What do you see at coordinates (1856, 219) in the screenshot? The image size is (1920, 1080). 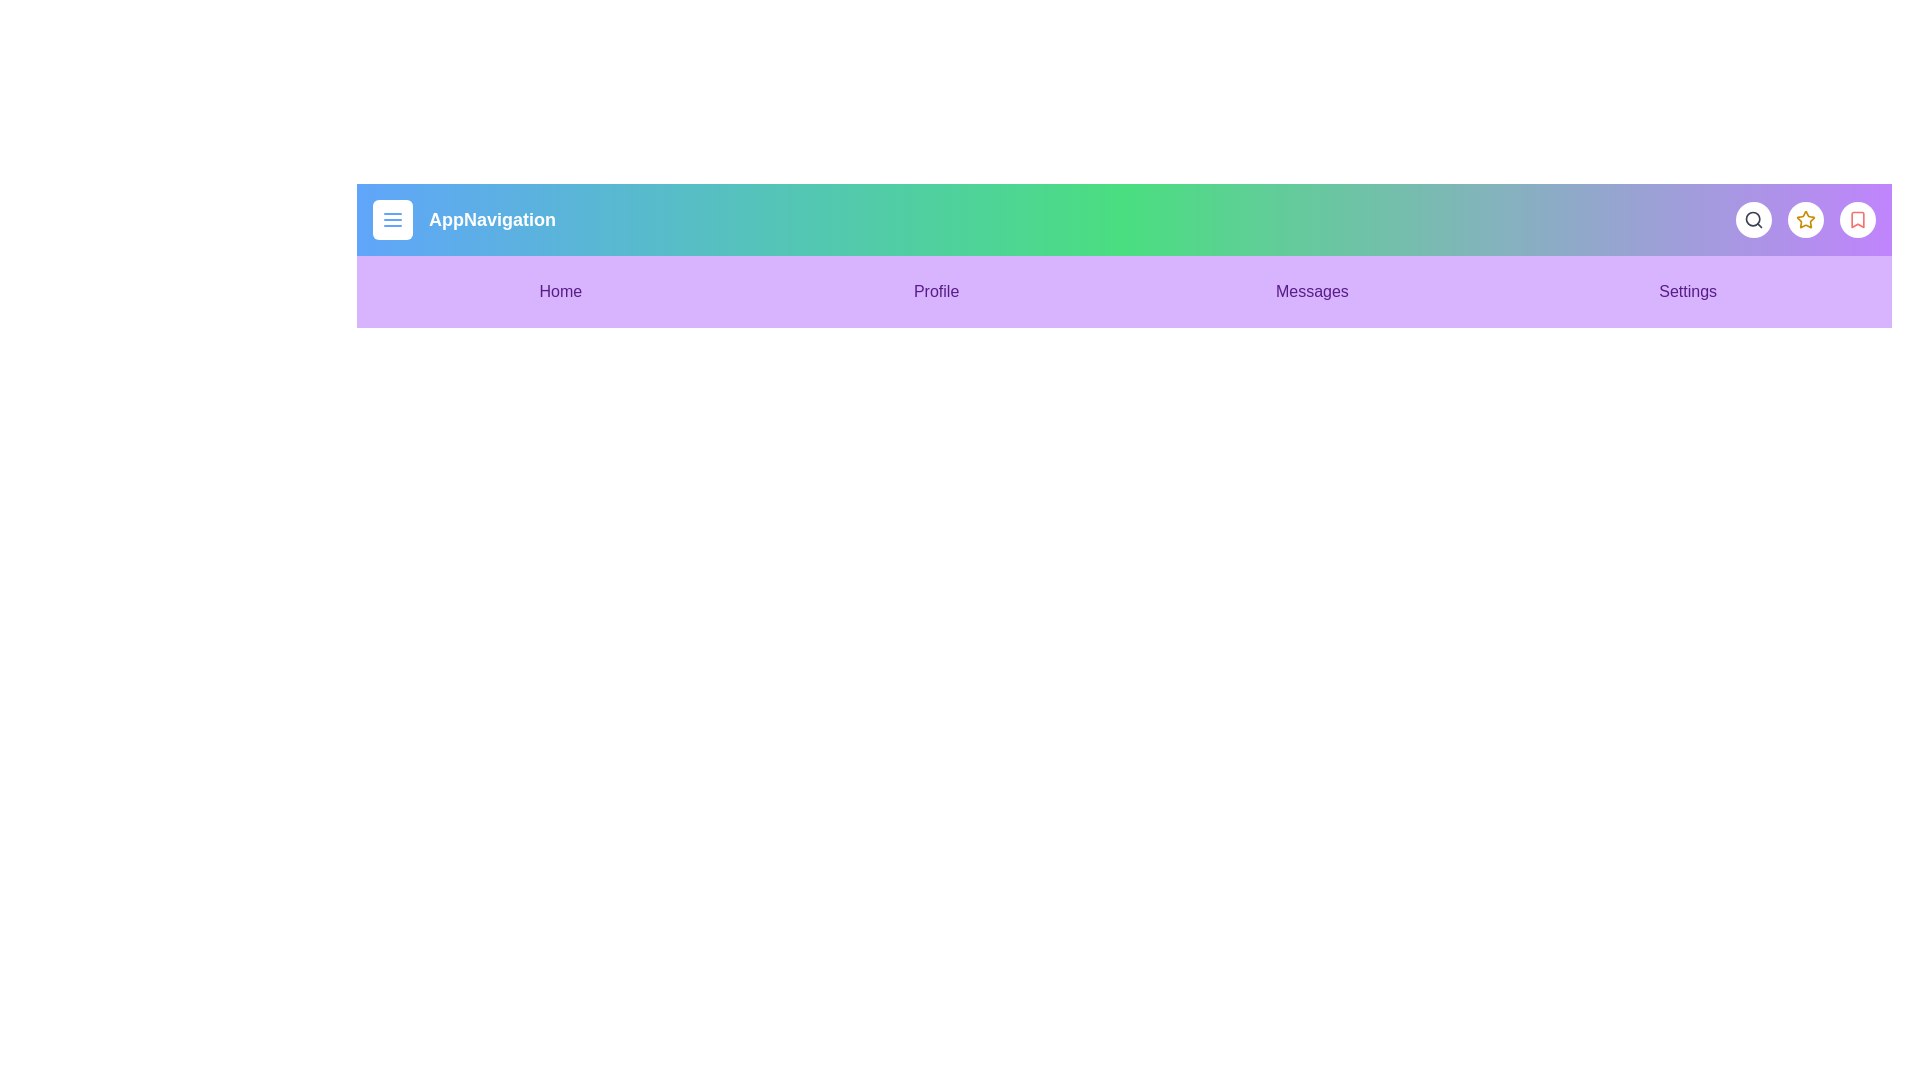 I see `the bookmark icon to save an item` at bounding box center [1856, 219].